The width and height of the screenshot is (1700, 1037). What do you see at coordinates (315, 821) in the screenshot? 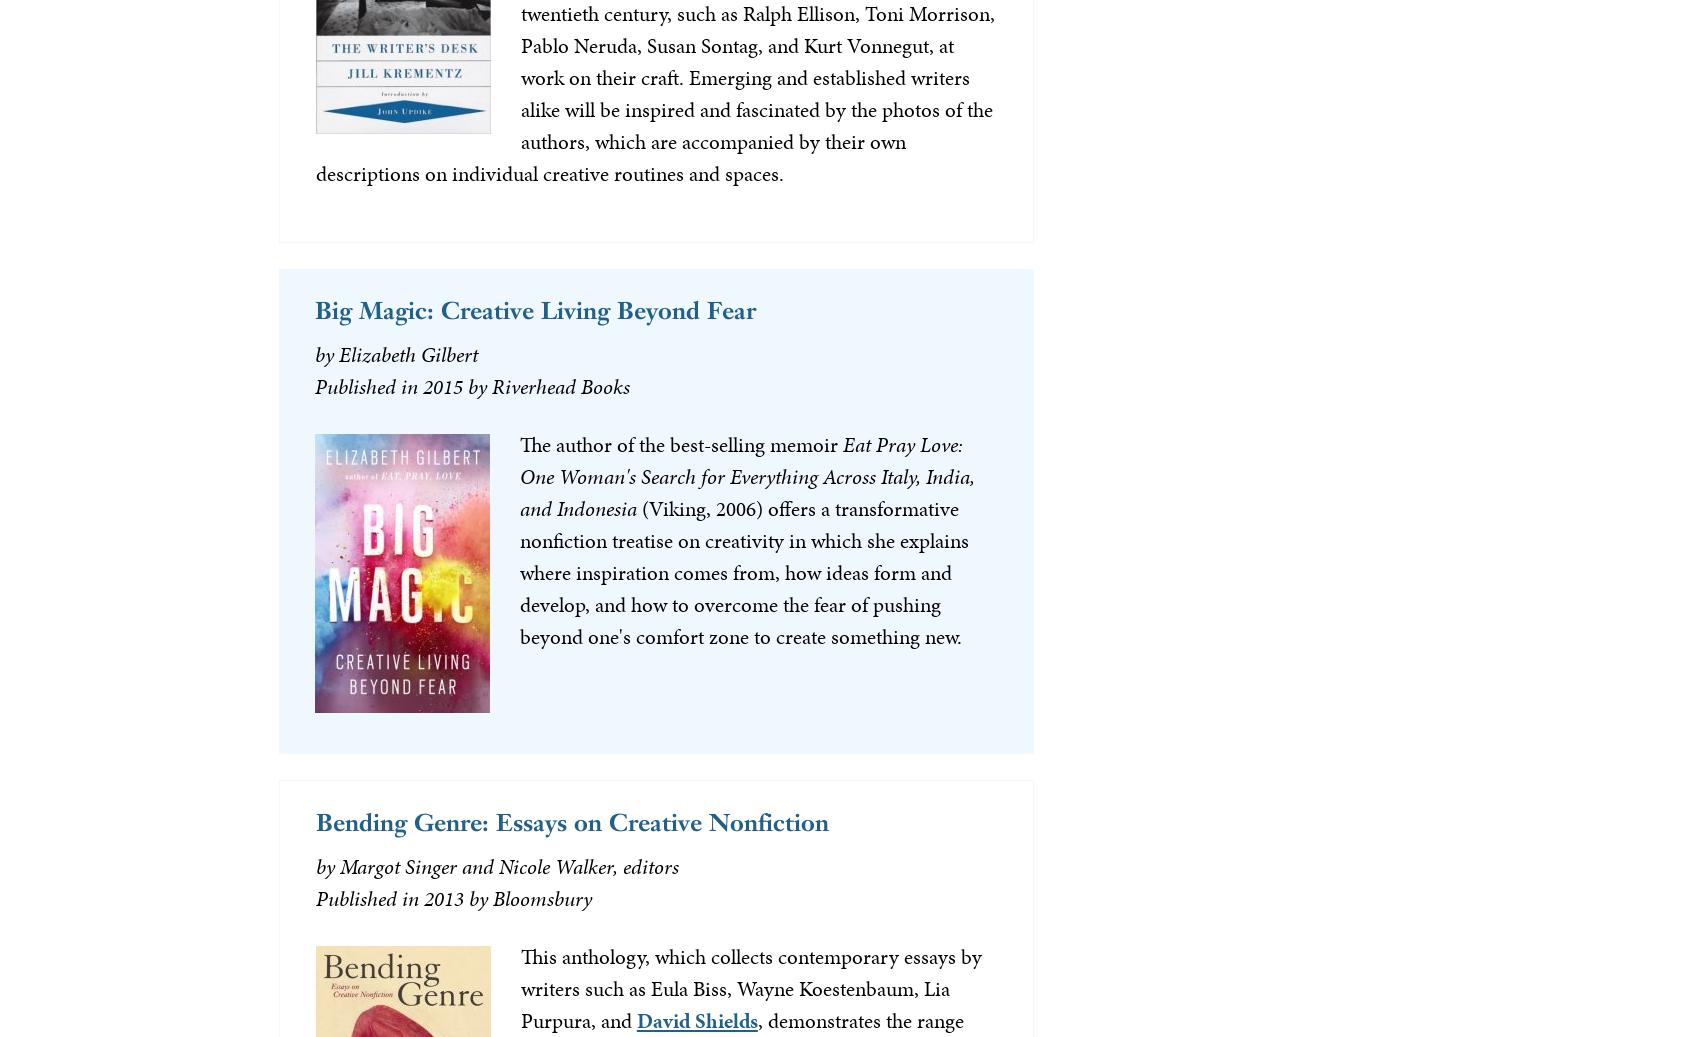
I see `'Bending Genre: Essays on Creative Nonfiction'` at bounding box center [315, 821].